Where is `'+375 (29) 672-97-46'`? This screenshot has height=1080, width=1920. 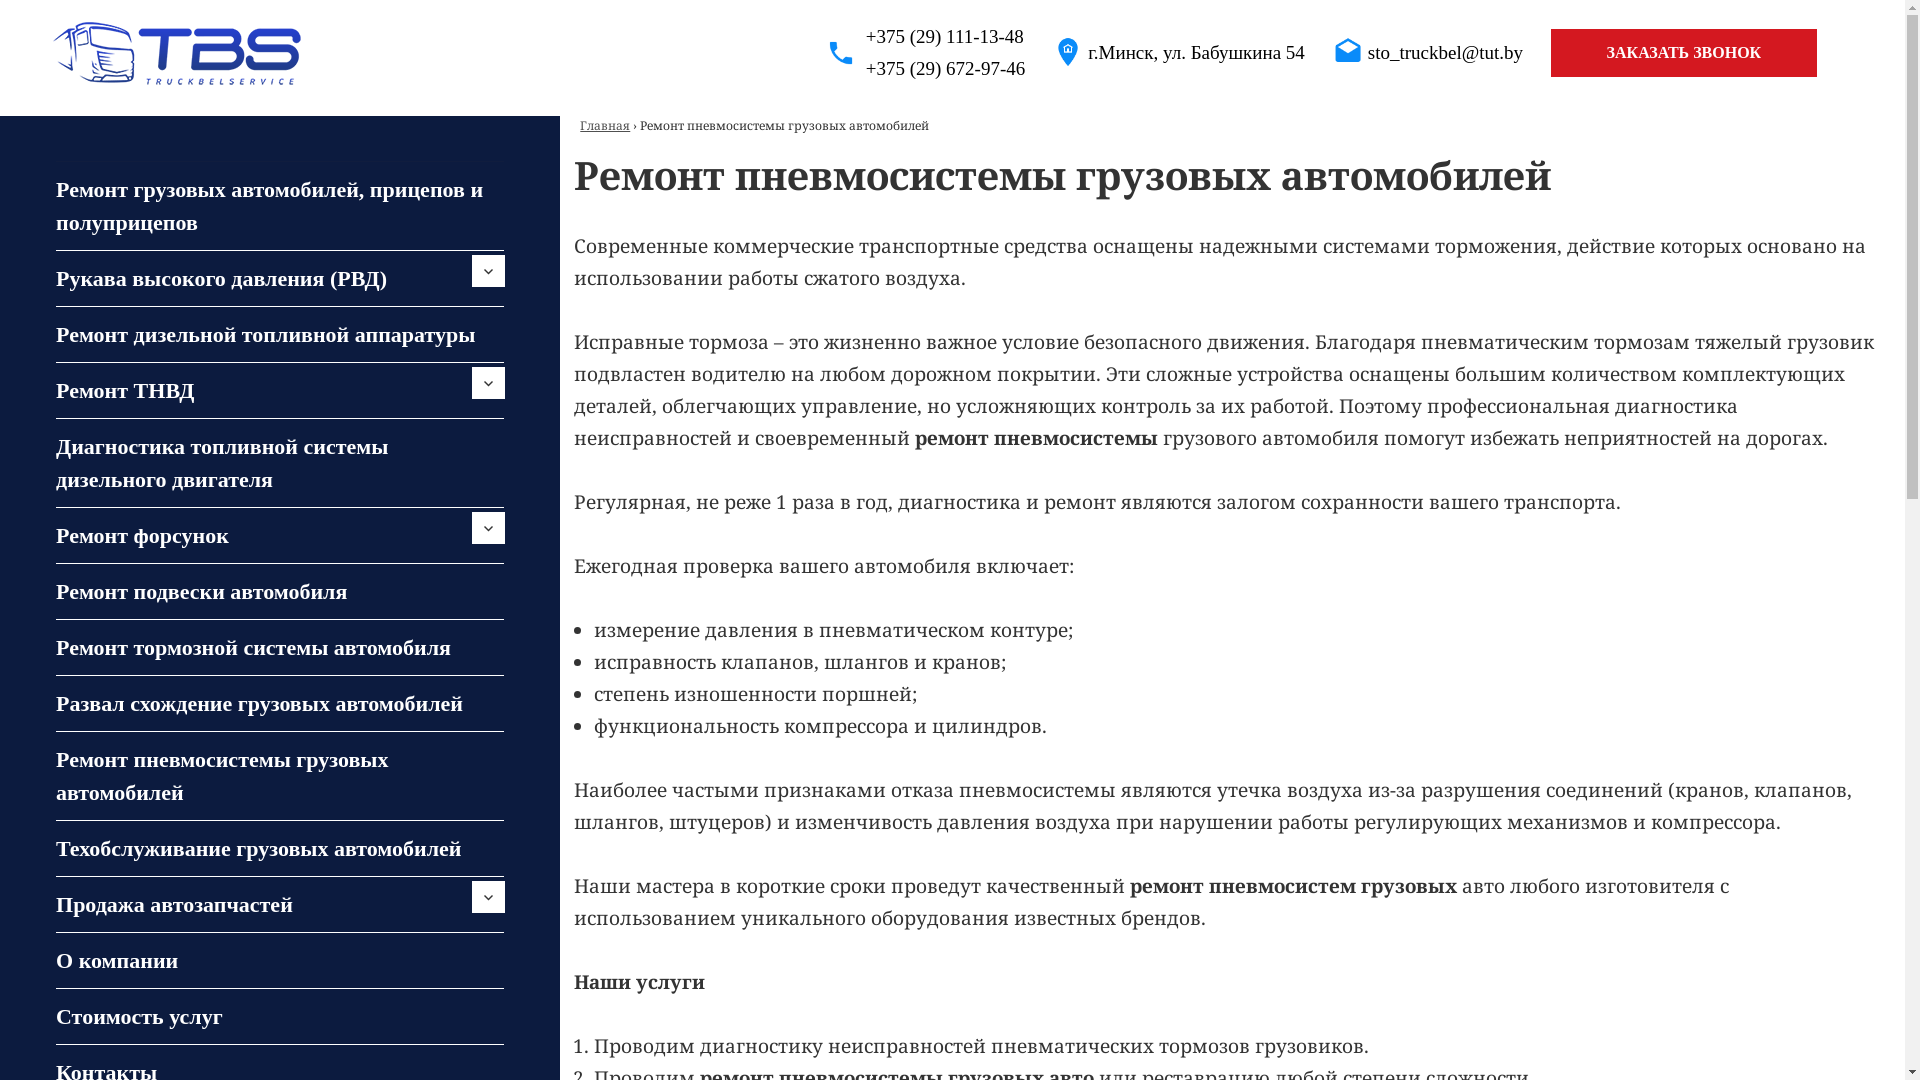 '+375 (29) 672-97-46' is located at coordinates (825, 68).